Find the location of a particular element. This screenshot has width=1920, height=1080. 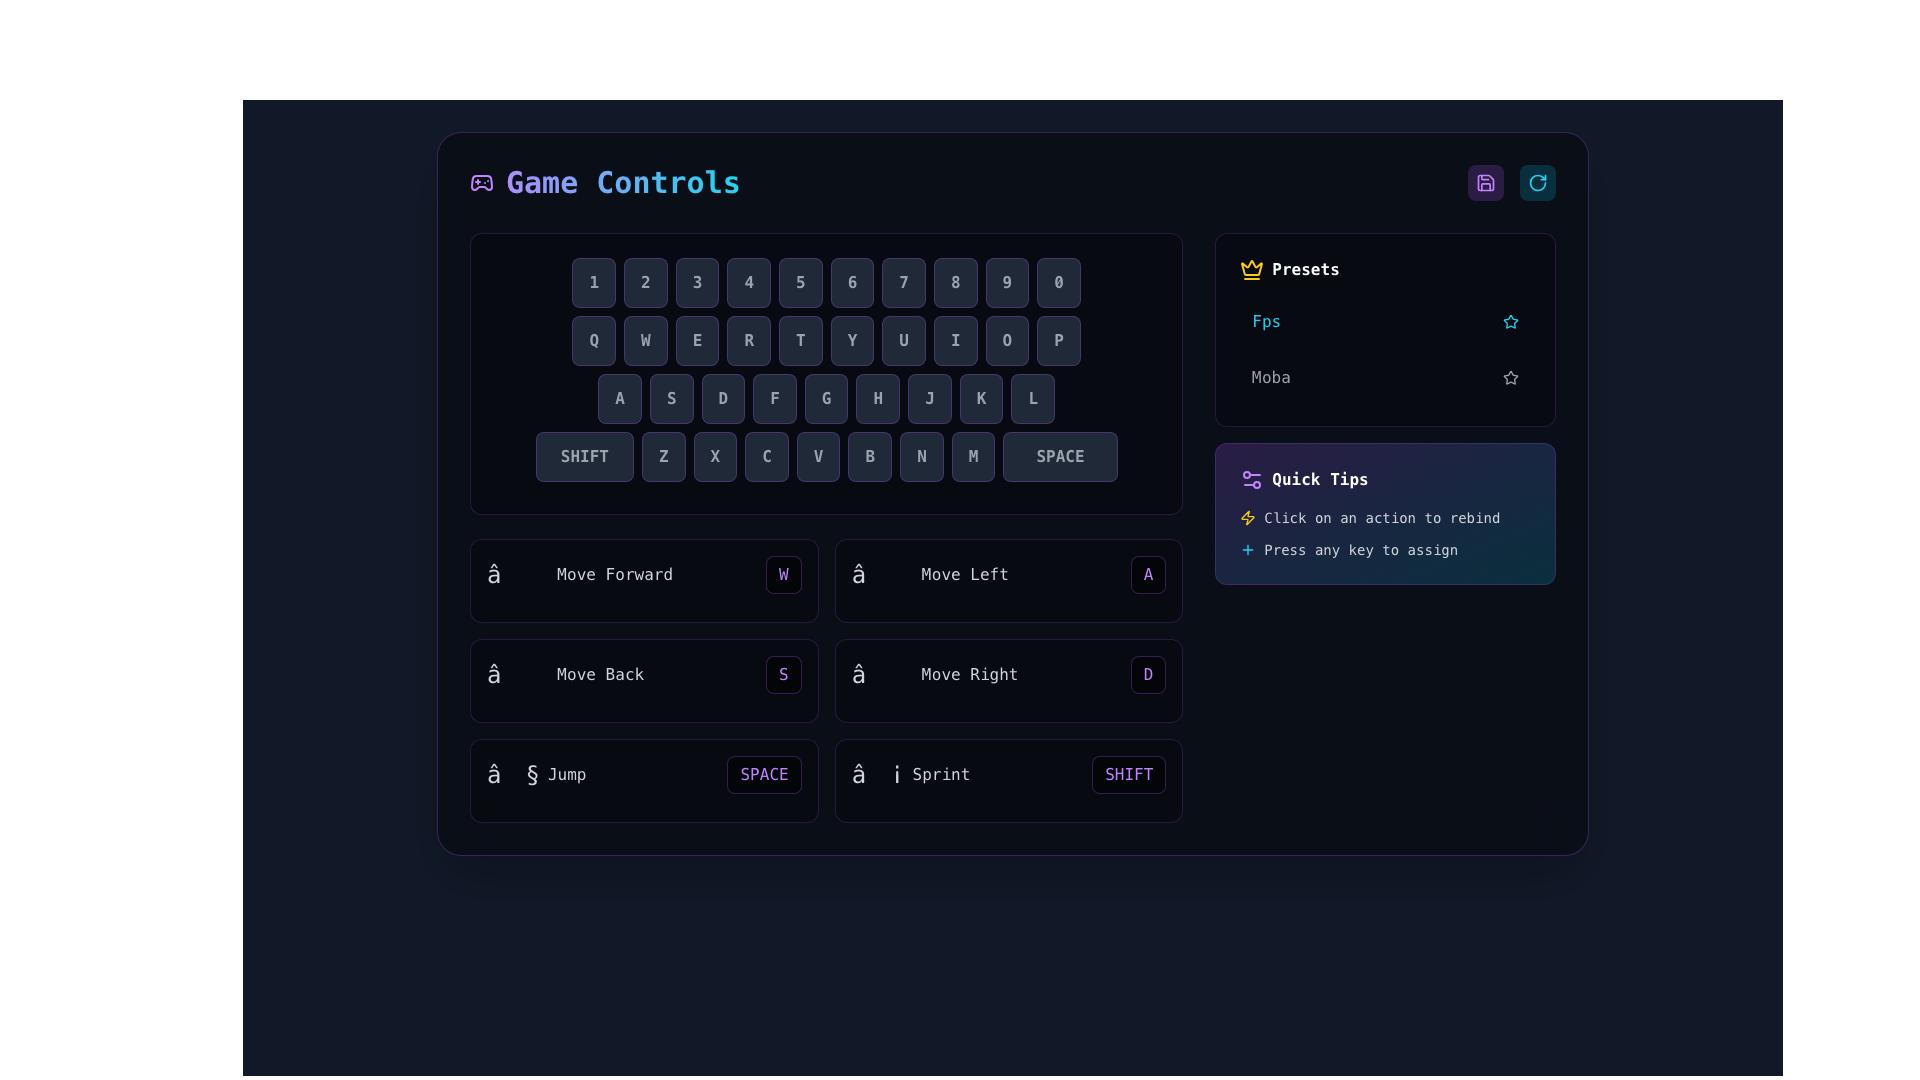

the 'Move Left' Text Label, which is located in the second row of the movement shortcut settings, positioned between 'Move Forward' and 'Move Right' is located at coordinates (929, 574).